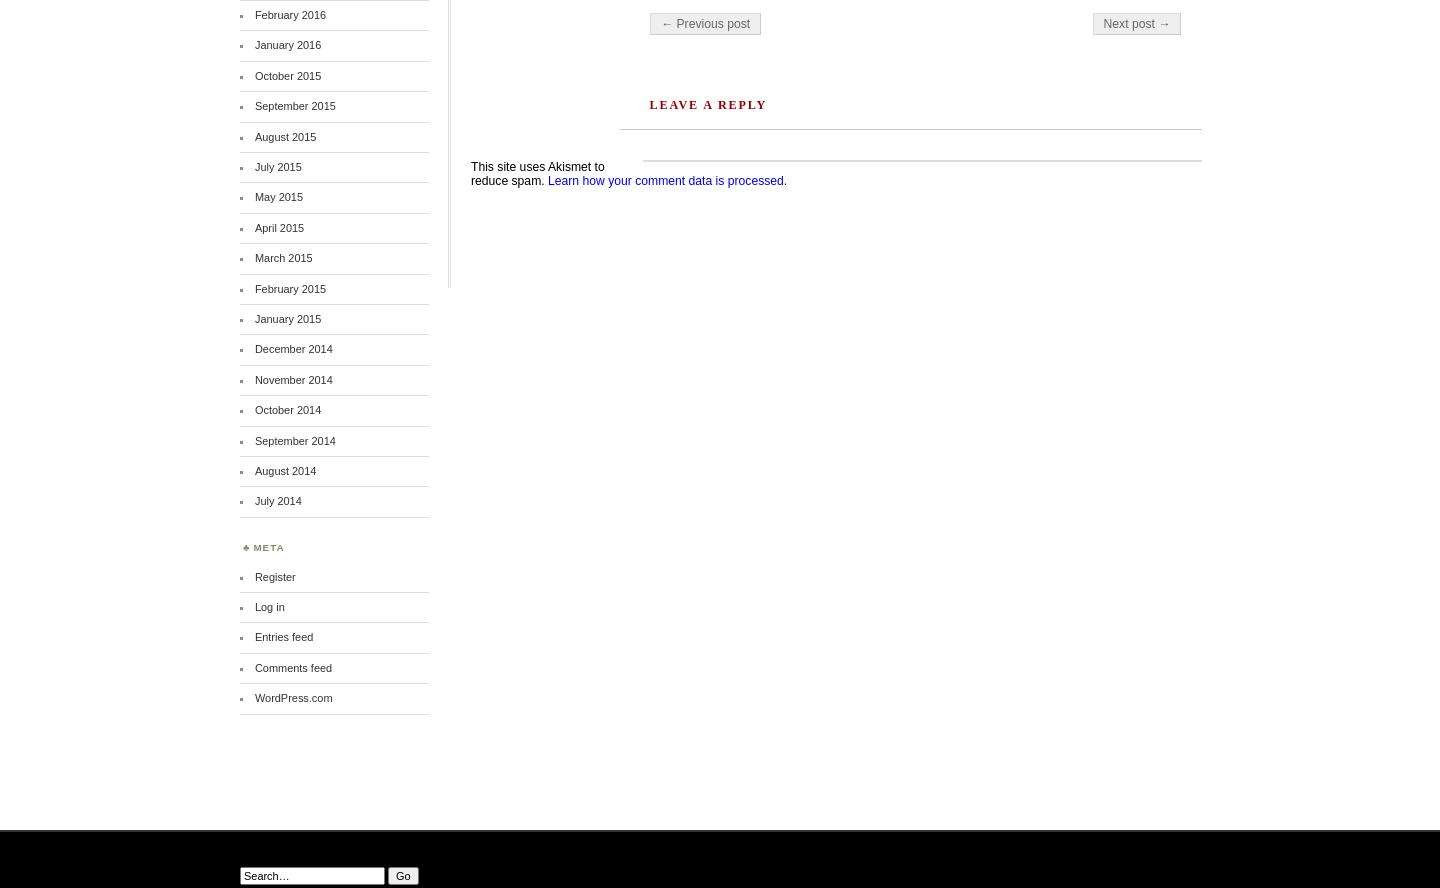 The height and width of the screenshot is (888, 1440). I want to click on 'Comments feed', so click(292, 666).